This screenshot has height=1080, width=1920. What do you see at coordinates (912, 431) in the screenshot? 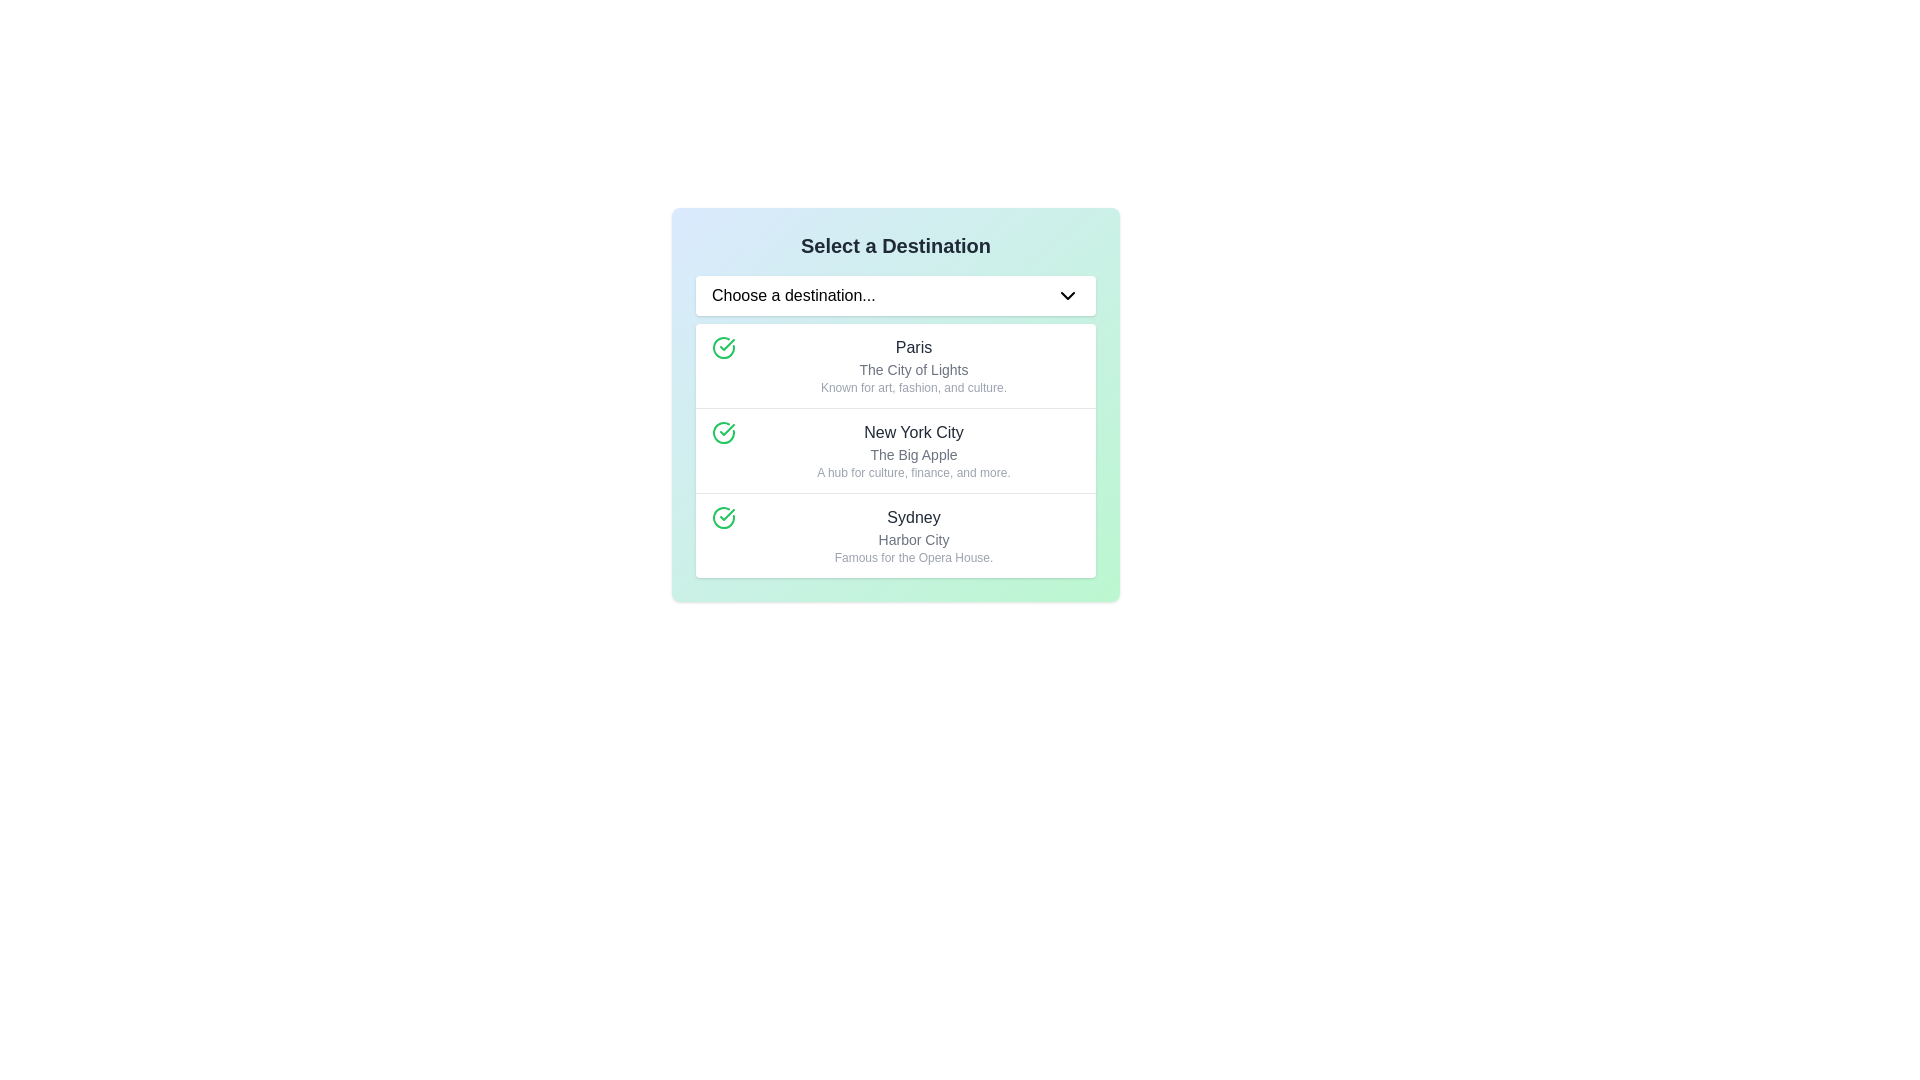
I see `the Text label that serves as a title or identifier for a location in the list, positioned between 'Paris' and 'Sydney'` at bounding box center [912, 431].